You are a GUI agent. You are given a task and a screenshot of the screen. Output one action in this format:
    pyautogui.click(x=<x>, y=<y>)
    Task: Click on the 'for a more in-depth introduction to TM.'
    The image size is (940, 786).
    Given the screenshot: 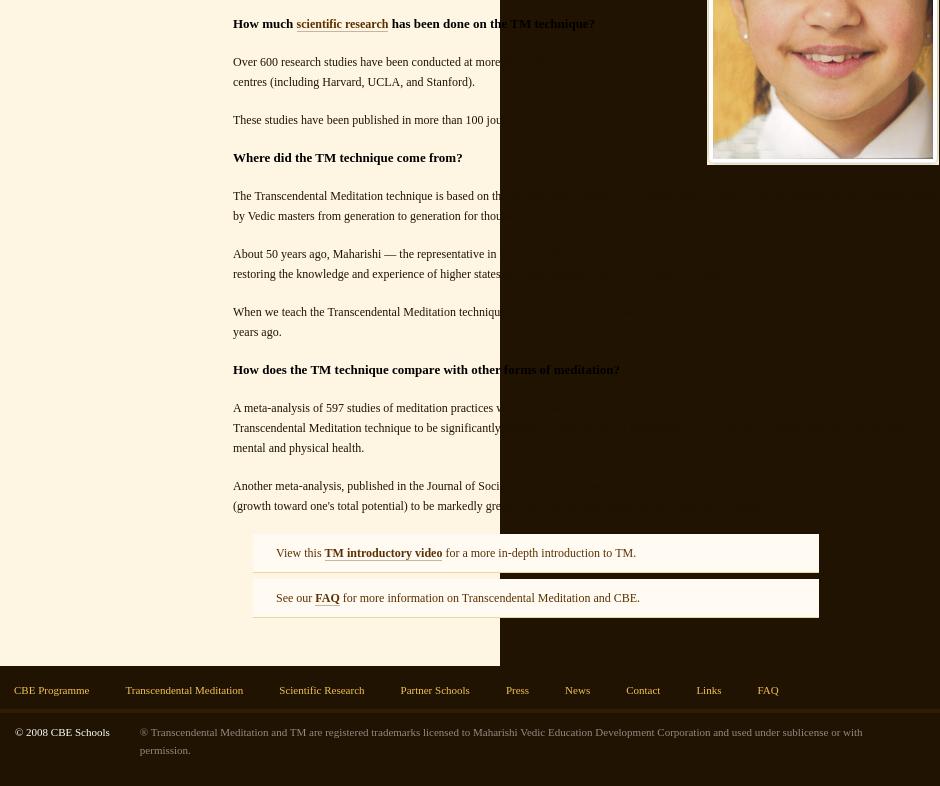 What is the action you would take?
    pyautogui.click(x=440, y=552)
    